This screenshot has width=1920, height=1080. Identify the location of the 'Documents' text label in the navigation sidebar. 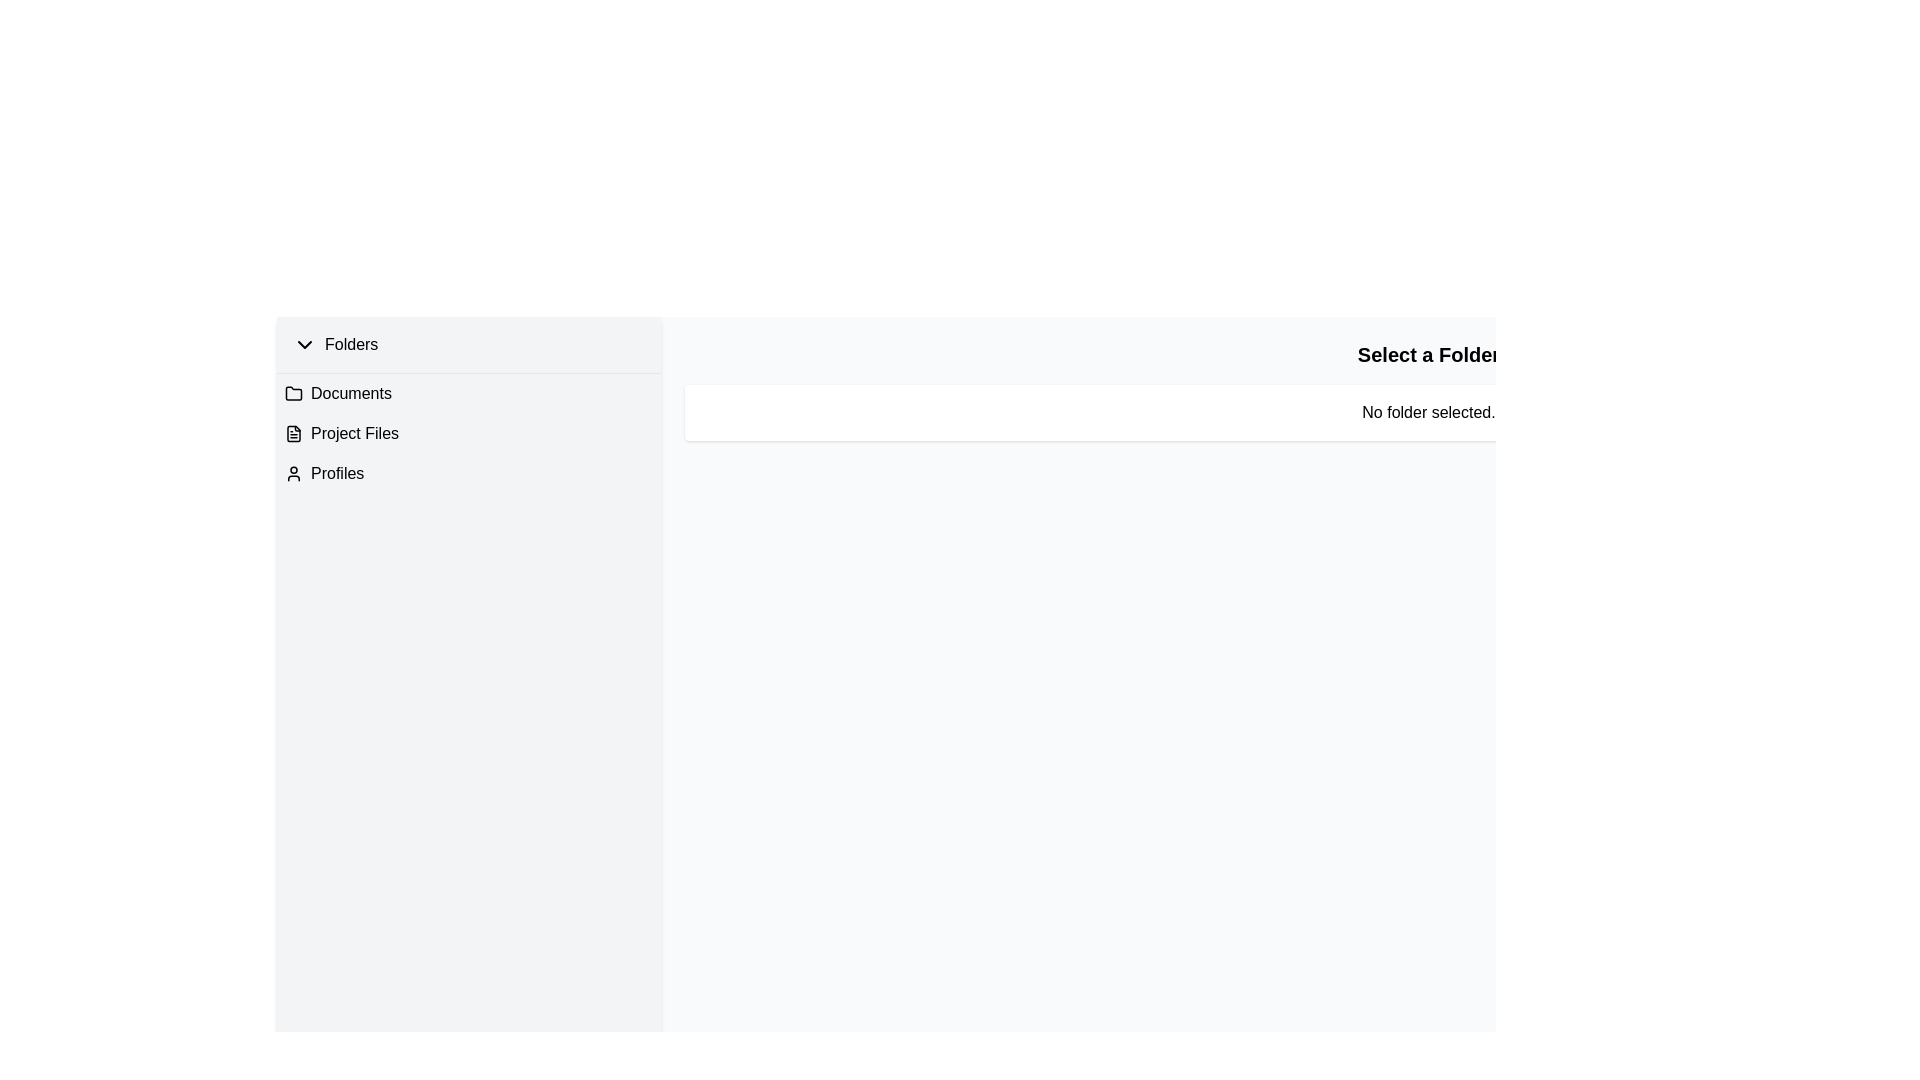
(351, 393).